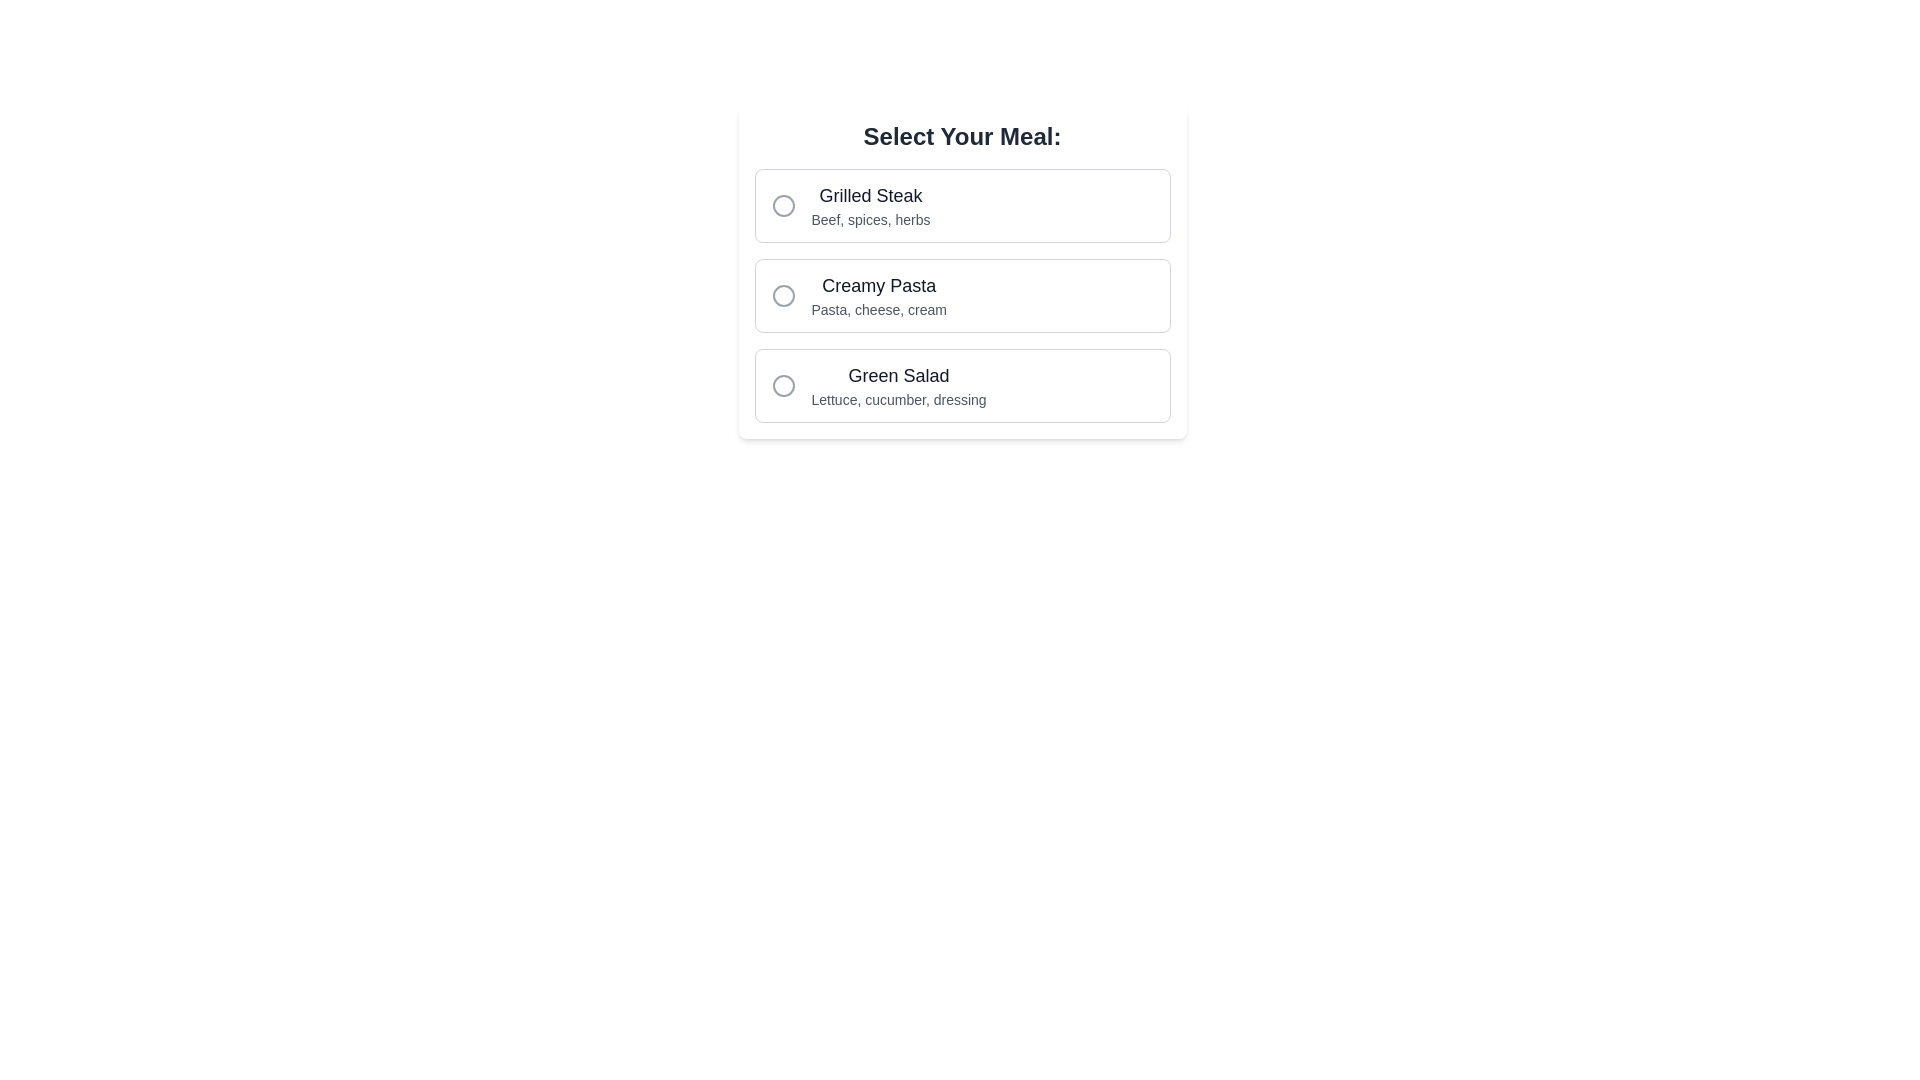 This screenshot has height=1080, width=1920. I want to click on the text label for the first meal option, which identifies 'Grilled Steak' and is located above the description 'Beef, spices, herbs.', so click(871, 196).